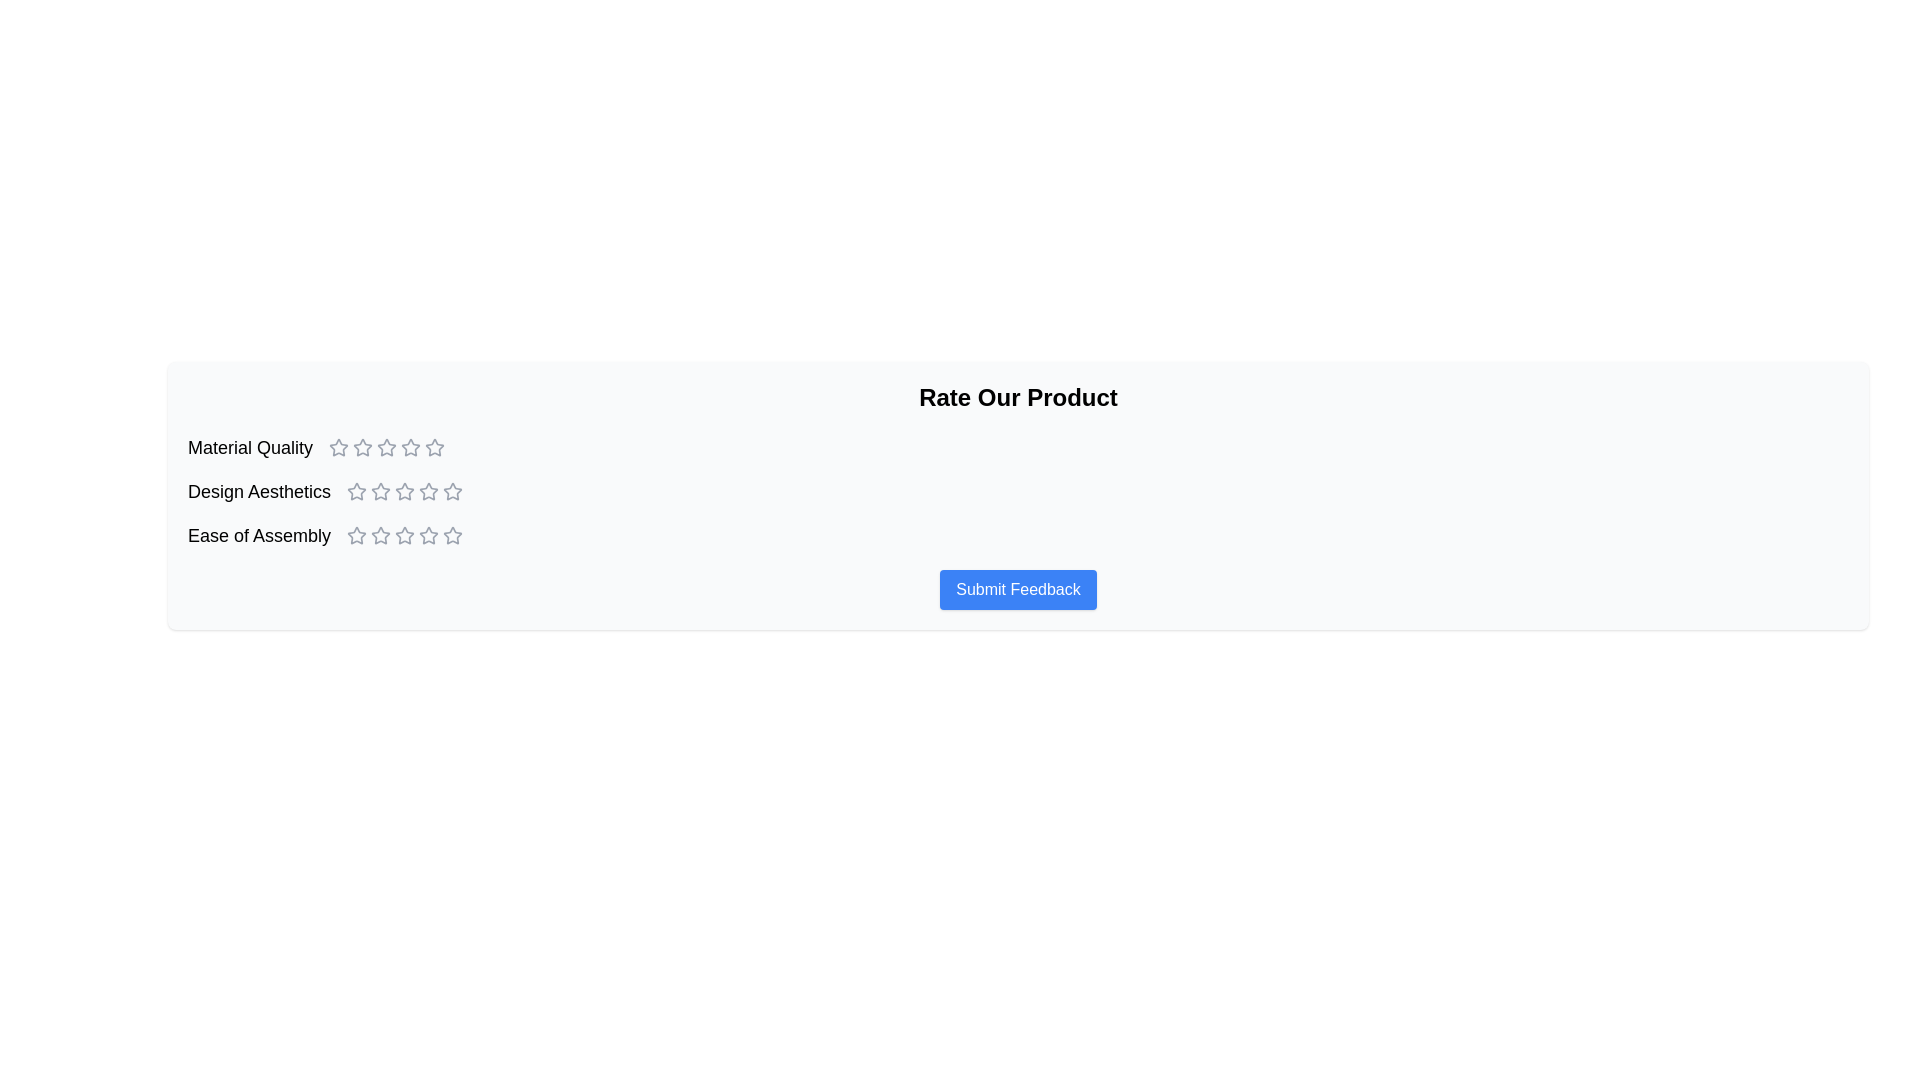  What do you see at coordinates (434, 446) in the screenshot?
I see `the last outlined gray star icon in the rating system labeled 'Material Quality' for interaction` at bounding box center [434, 446].